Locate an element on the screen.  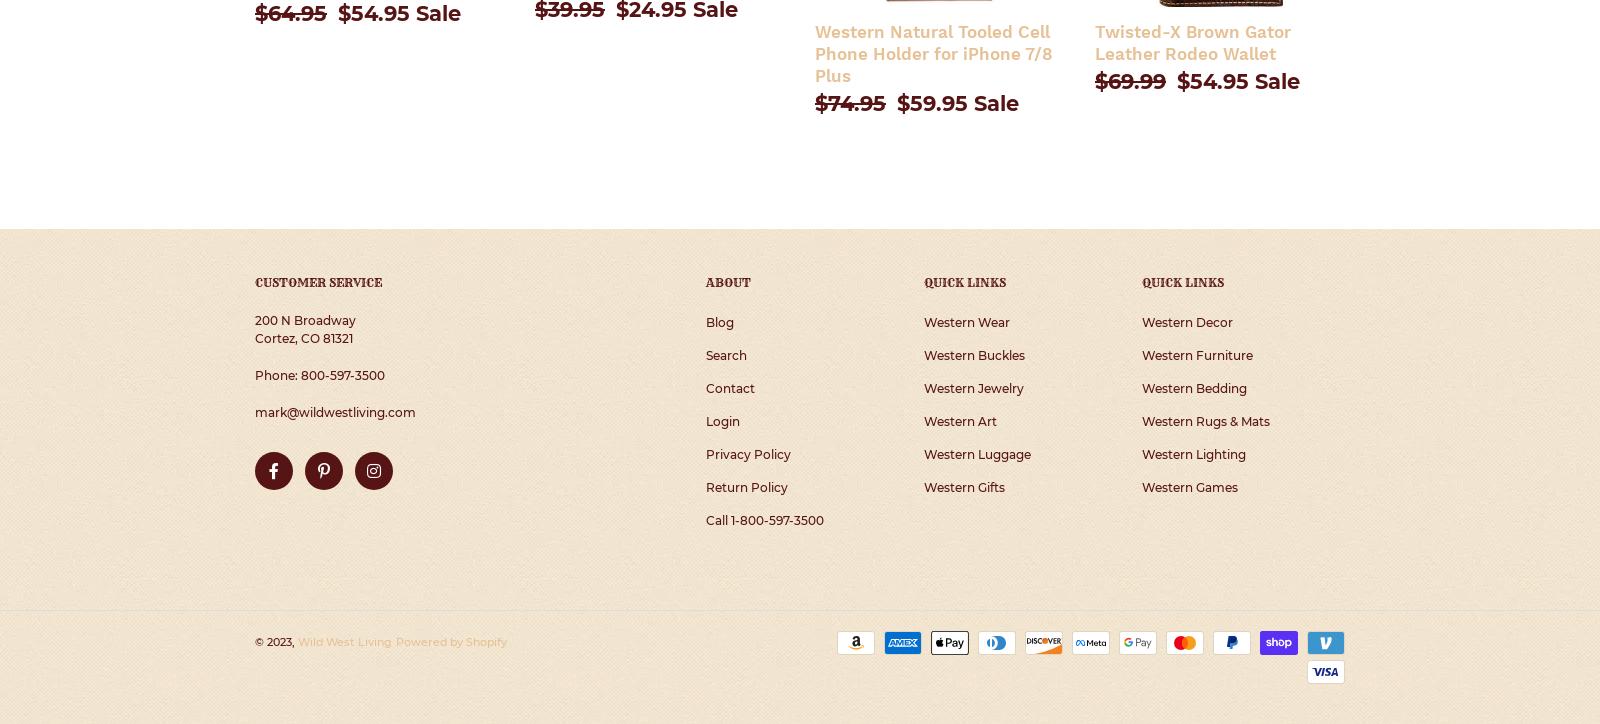
'Cortez, CO 81321' is located at coordinates (304, 336).